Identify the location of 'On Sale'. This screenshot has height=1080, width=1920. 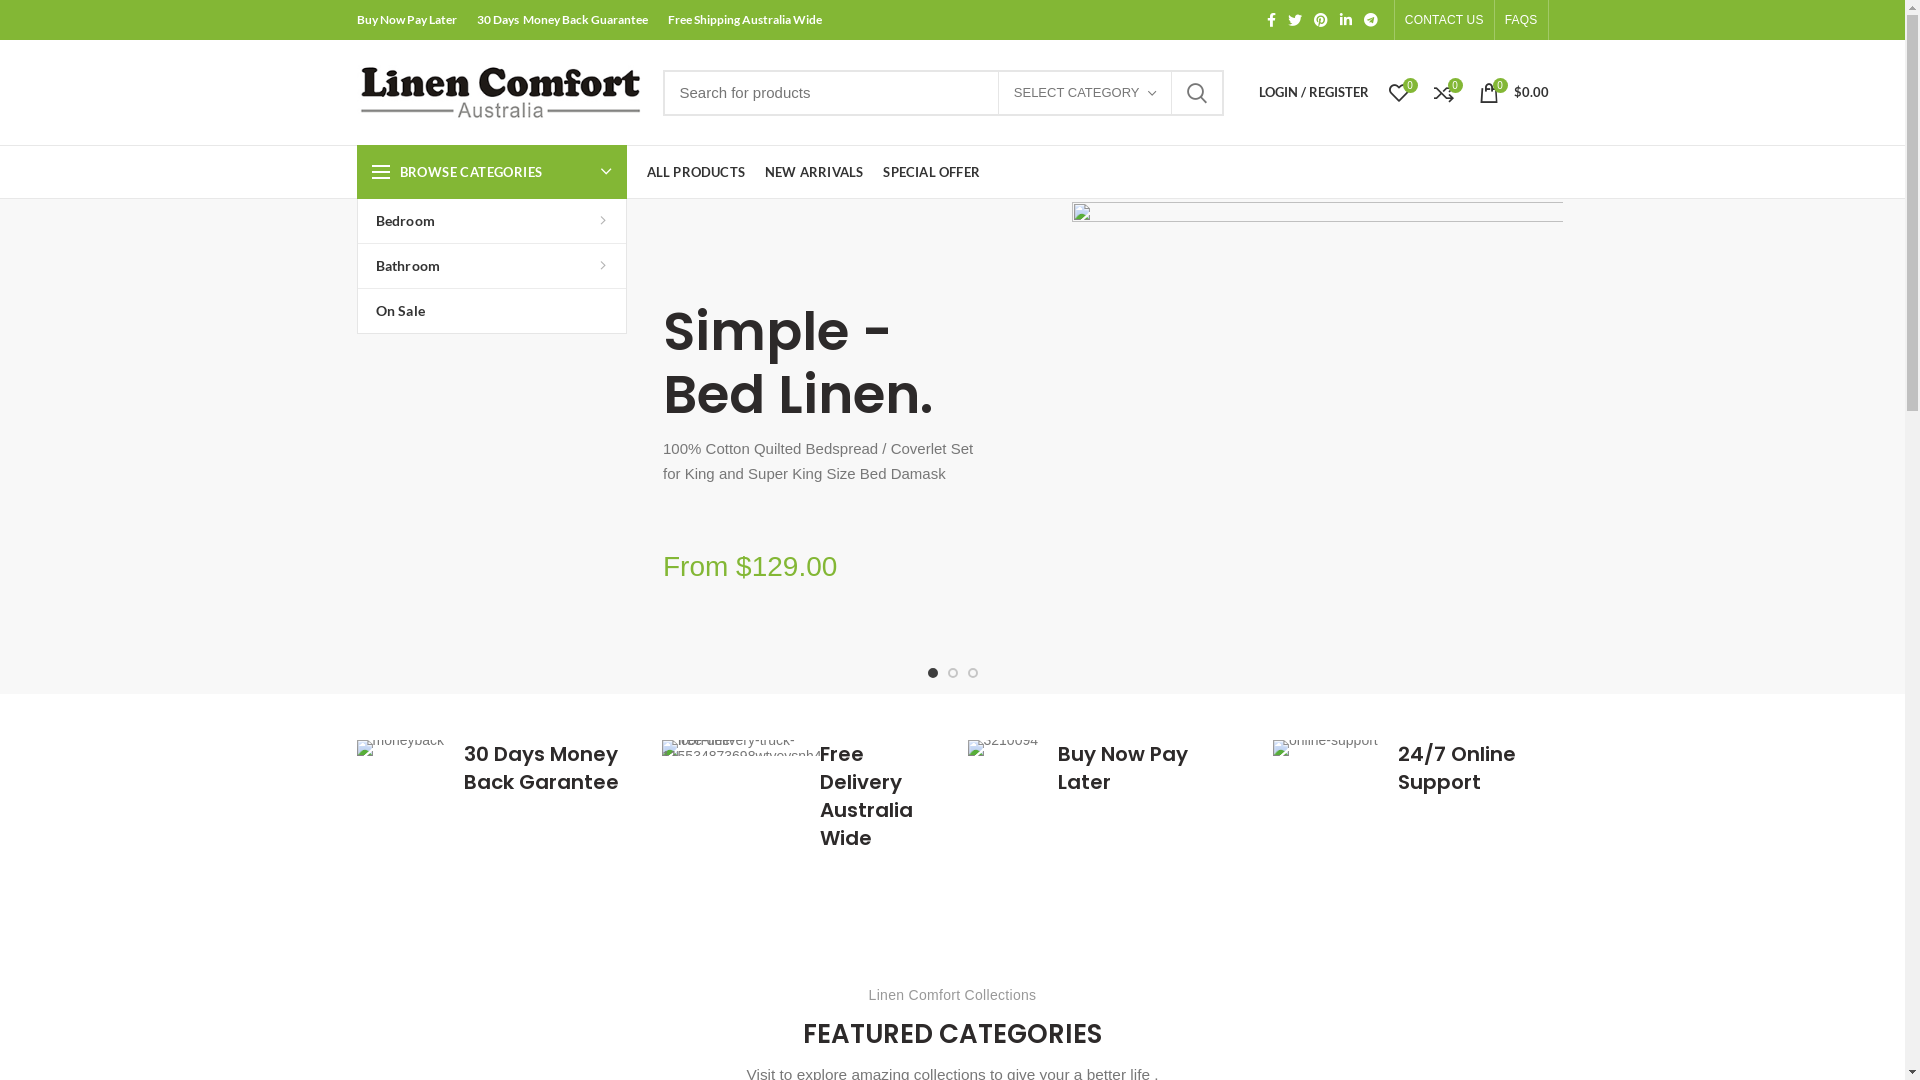
(491, 311).